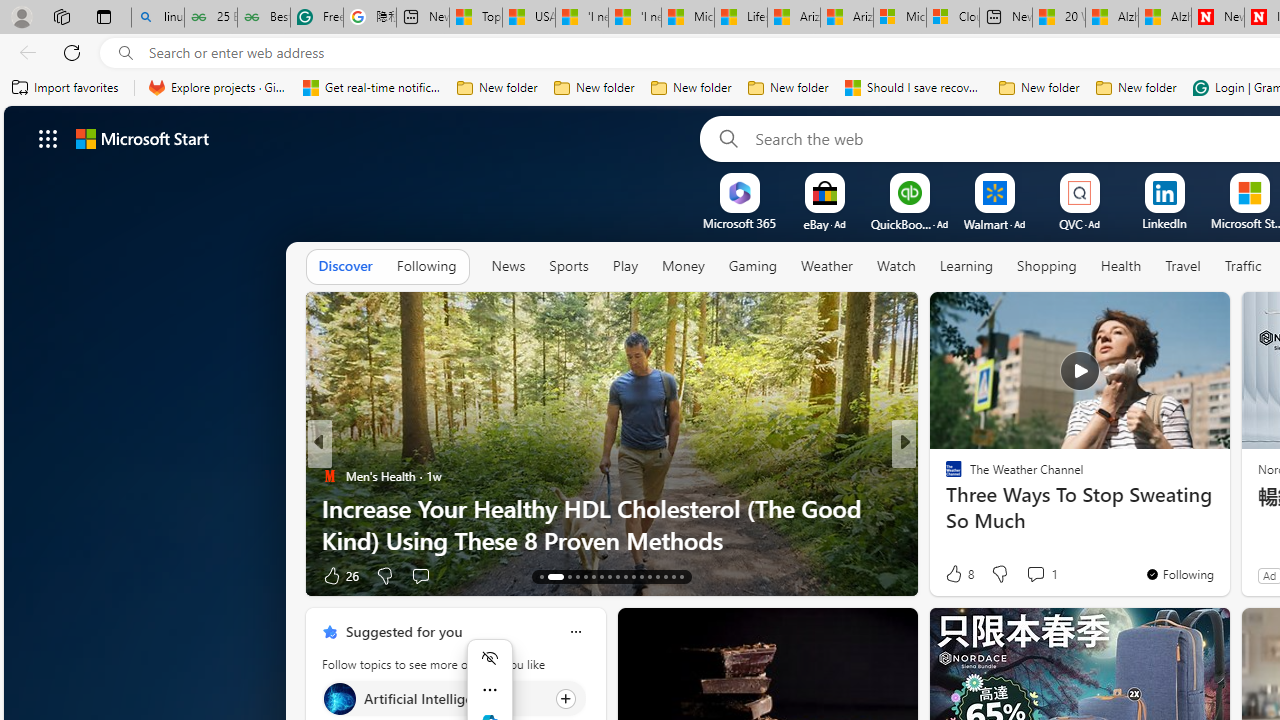 This screenshot has width=1280, height=720. Describe the element at coordinates (955, 575) in the screenshot. I see `'40 Like'` at that location.